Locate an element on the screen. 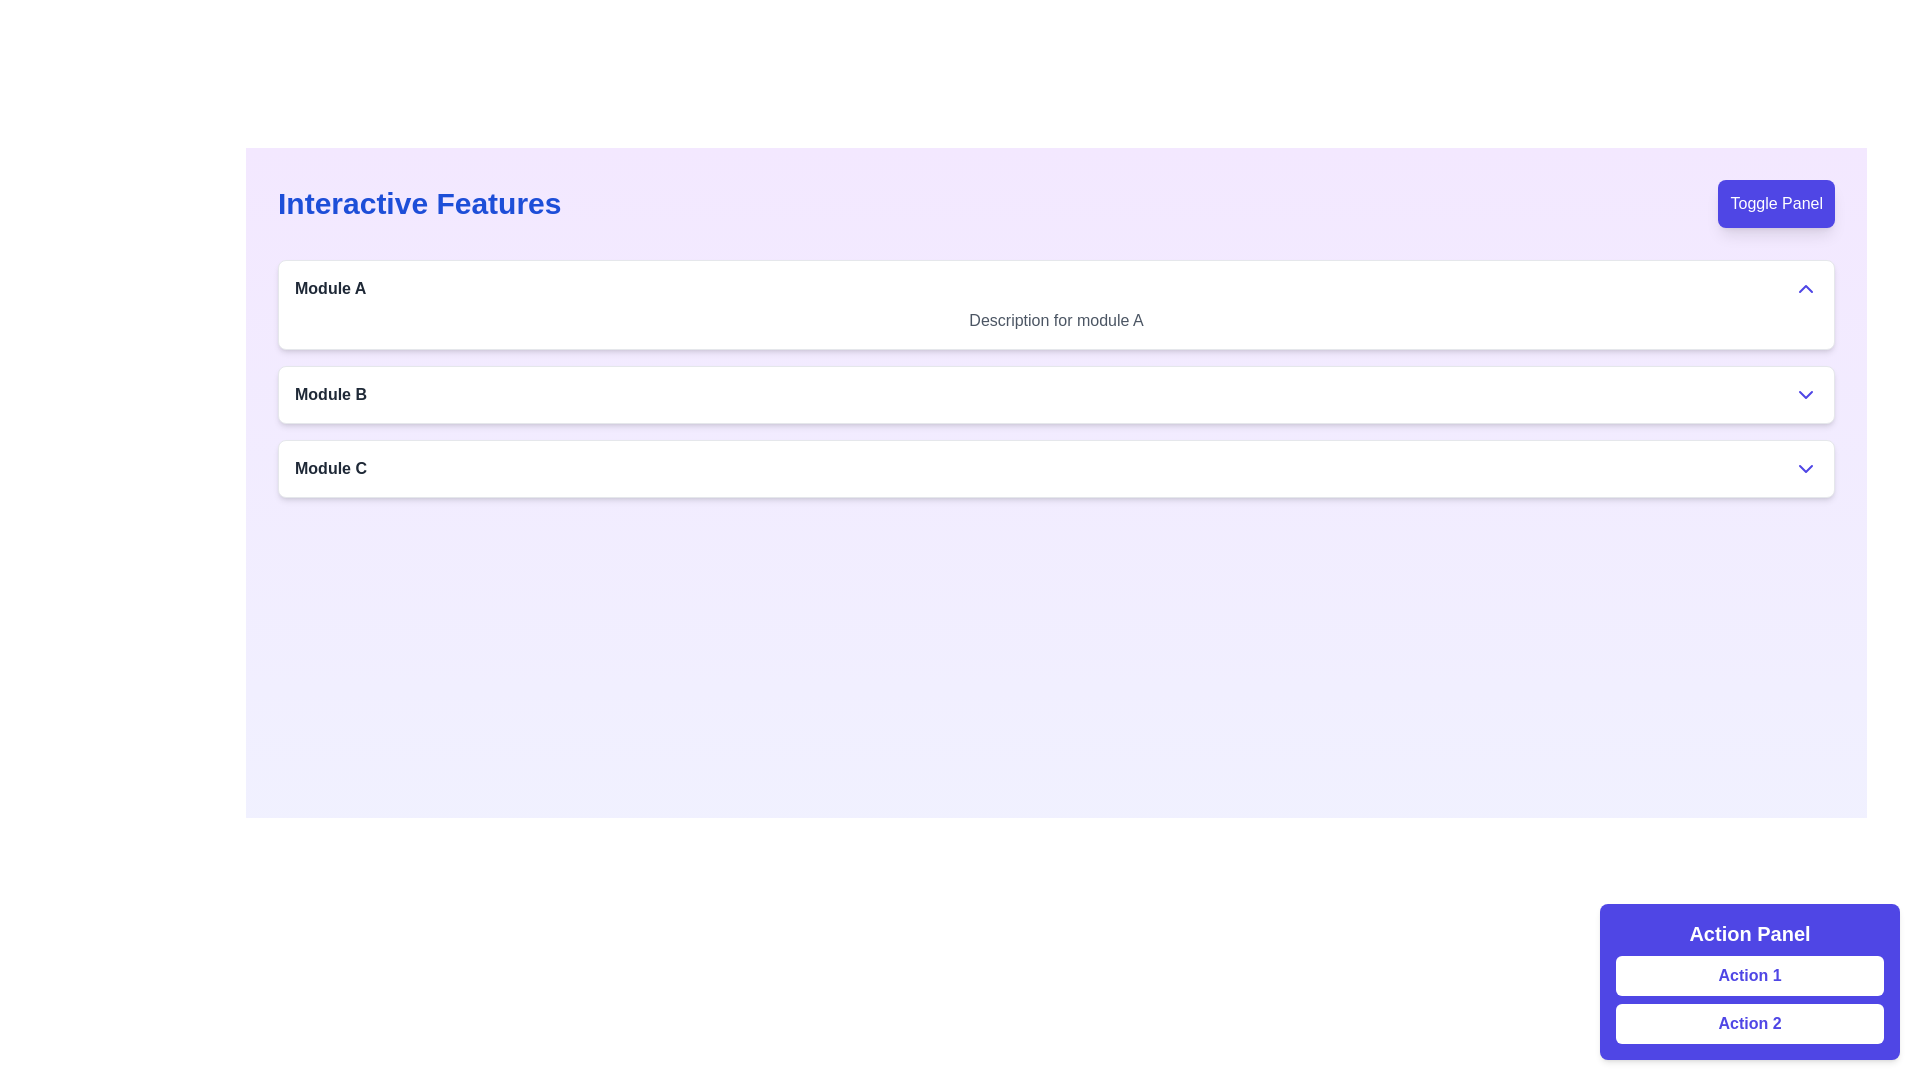  the caret on the 'Module C' button is located at coordinates (1055, 469).